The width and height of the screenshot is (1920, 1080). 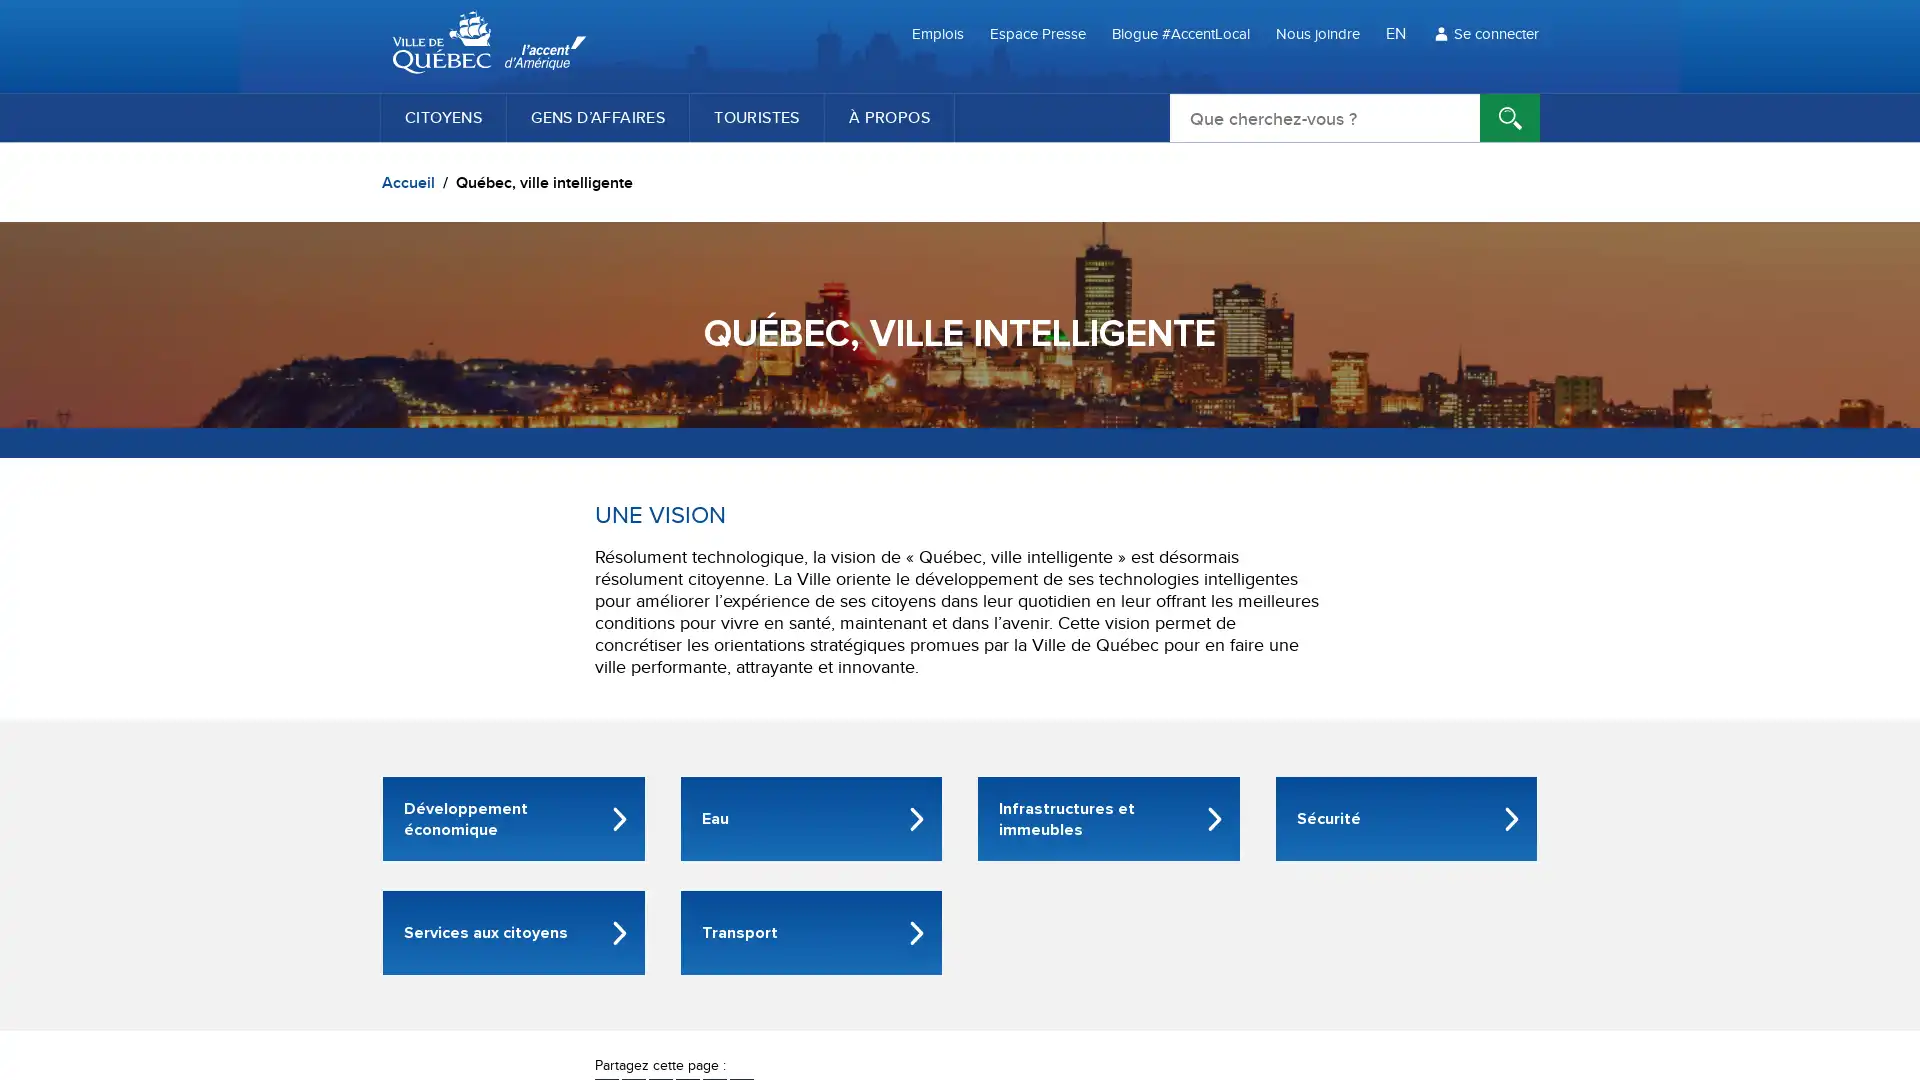 I want to click on Rechercher, so click(x=1510, y=118).